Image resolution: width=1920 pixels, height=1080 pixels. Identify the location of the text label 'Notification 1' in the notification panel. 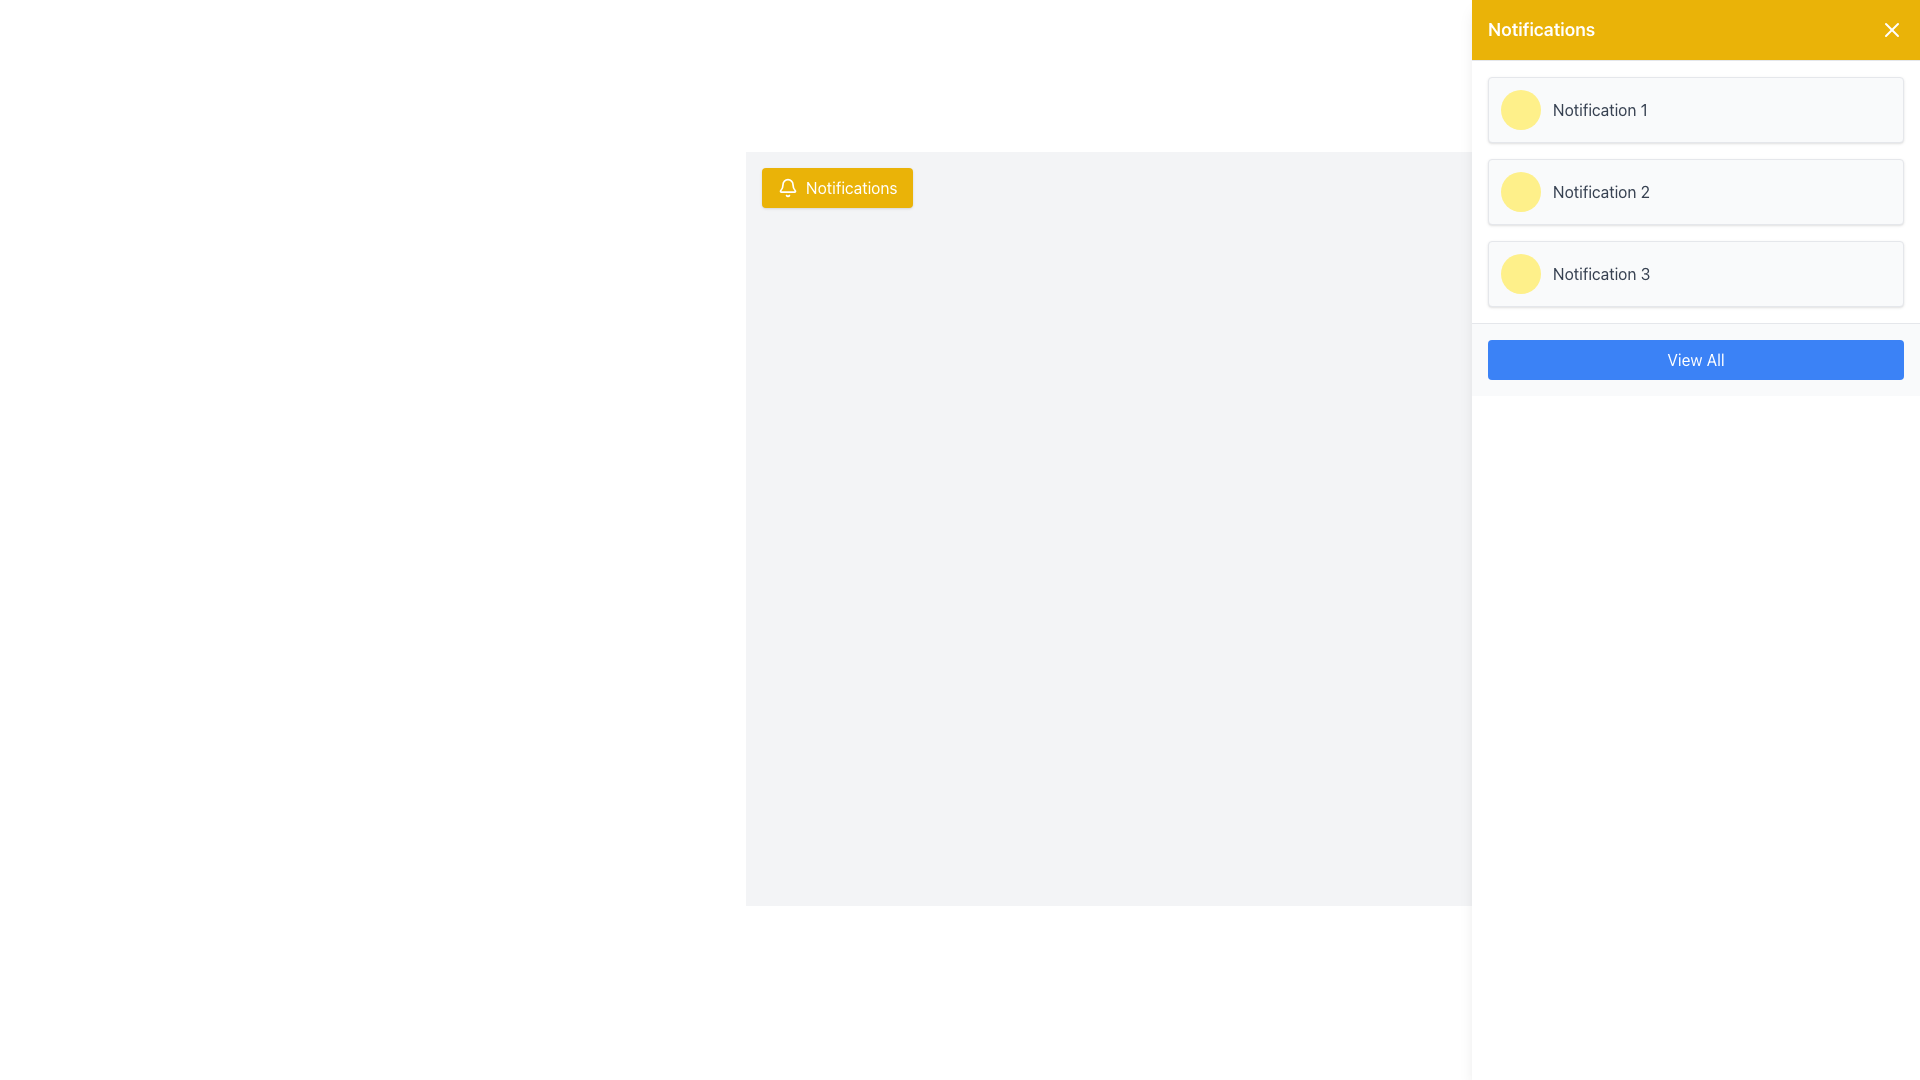
(1600, 110).